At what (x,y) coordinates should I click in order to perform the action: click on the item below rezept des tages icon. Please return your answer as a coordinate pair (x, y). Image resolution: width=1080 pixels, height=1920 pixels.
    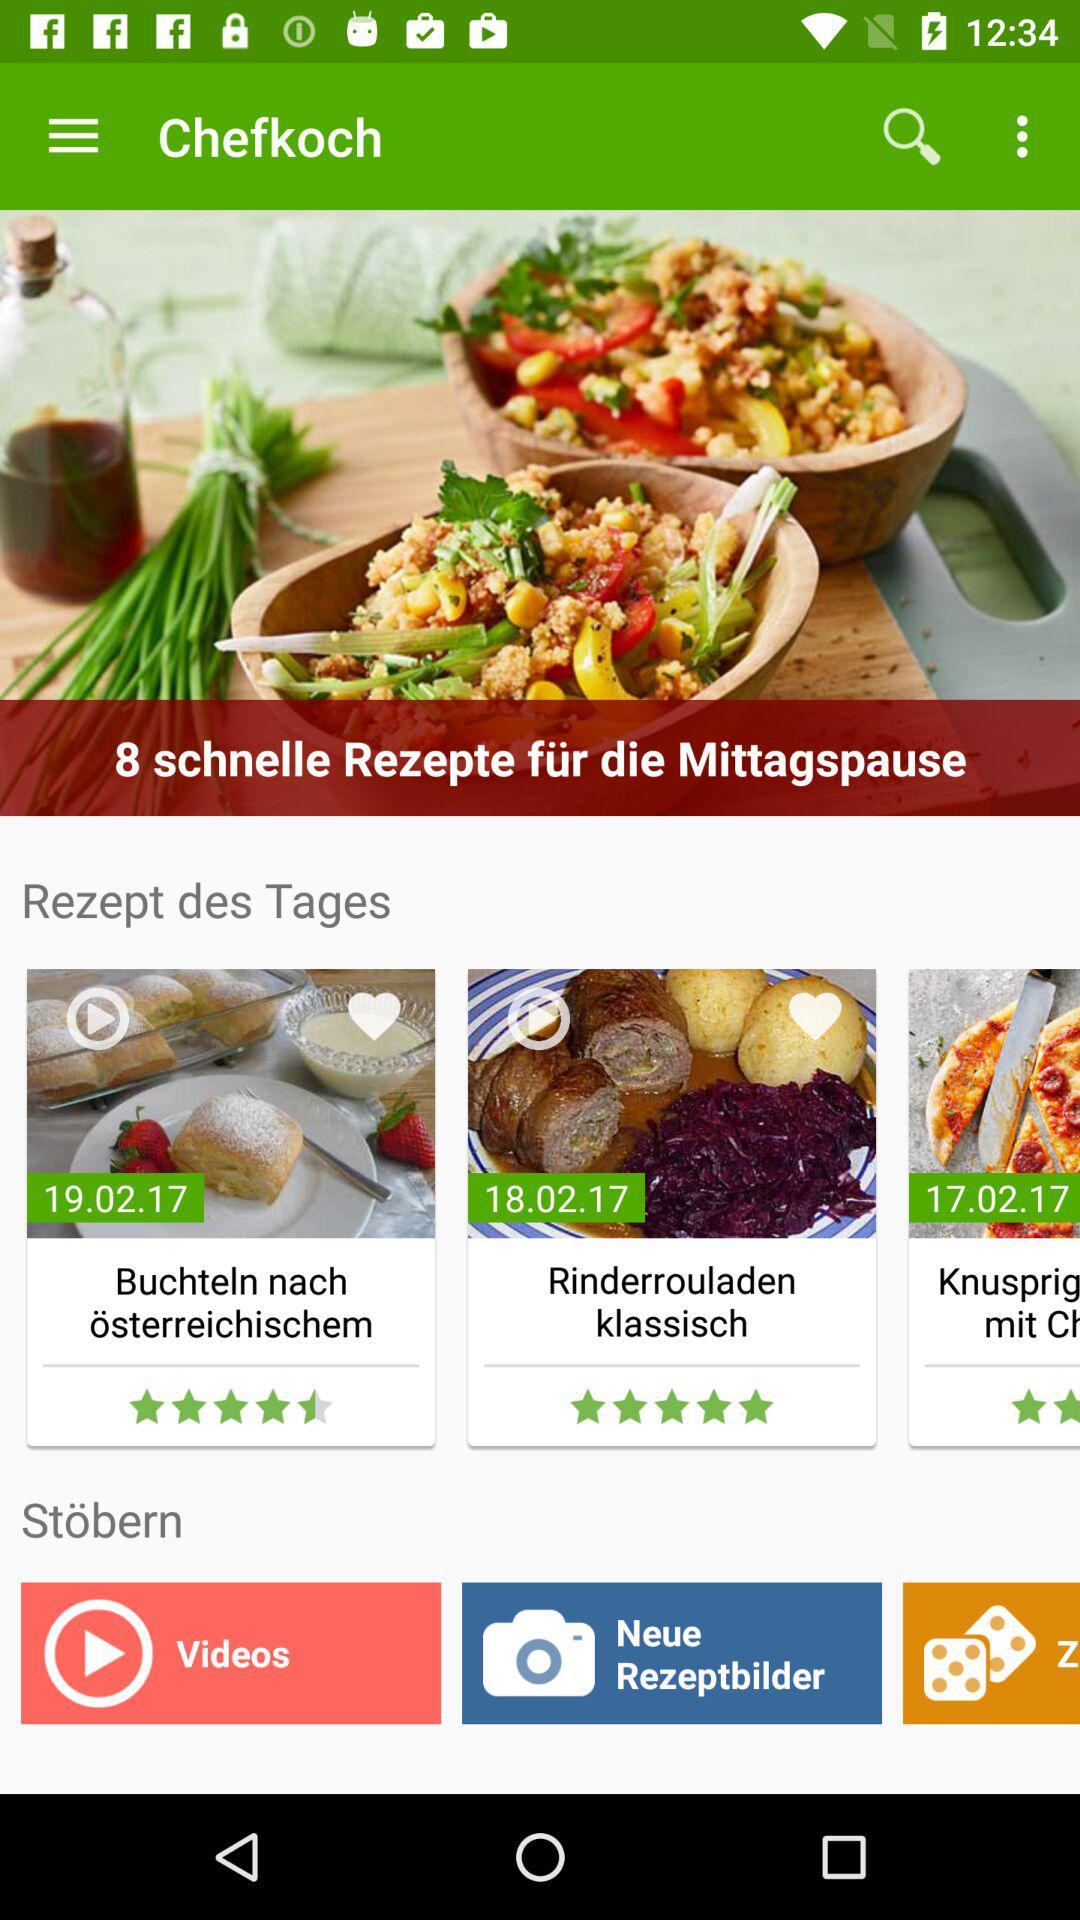
    Looking at the image, I should click on (374, 1016).